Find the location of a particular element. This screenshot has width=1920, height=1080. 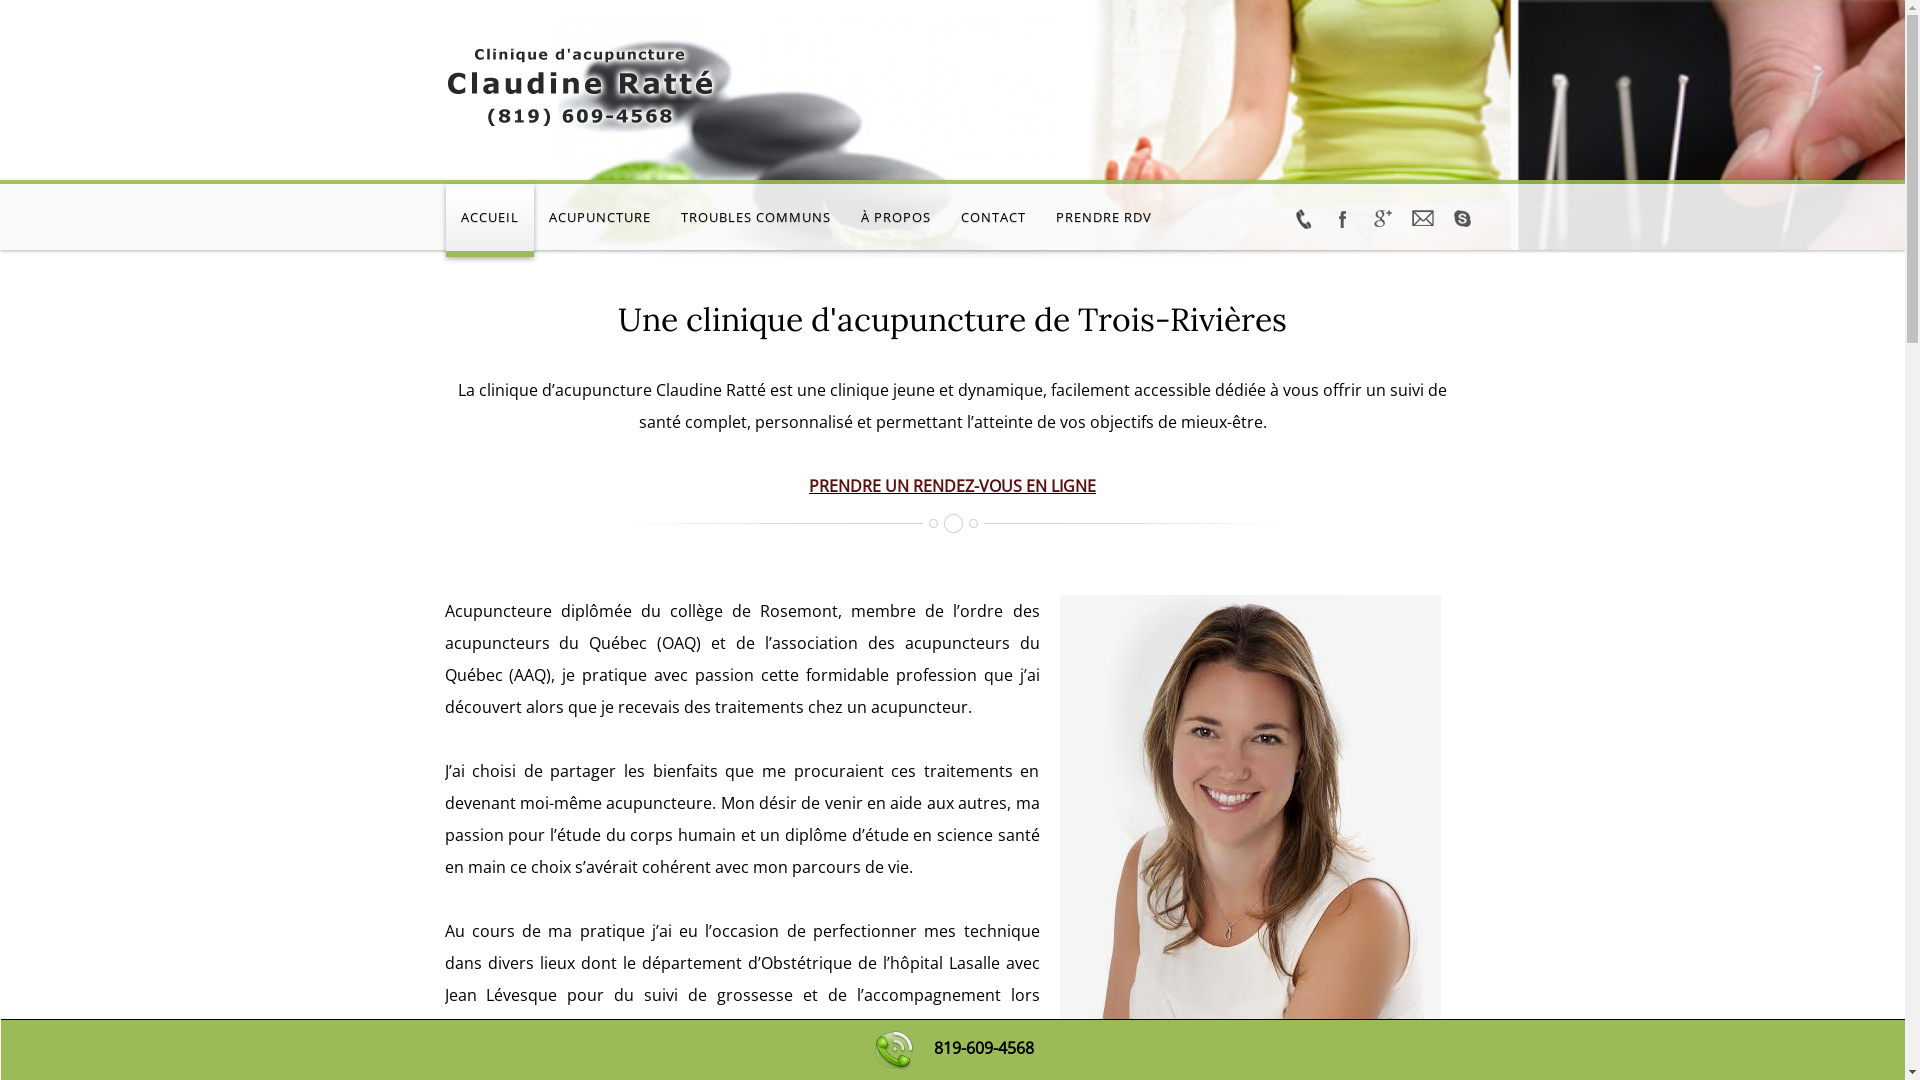

'Skype' is located at coordinates (1462, 219).